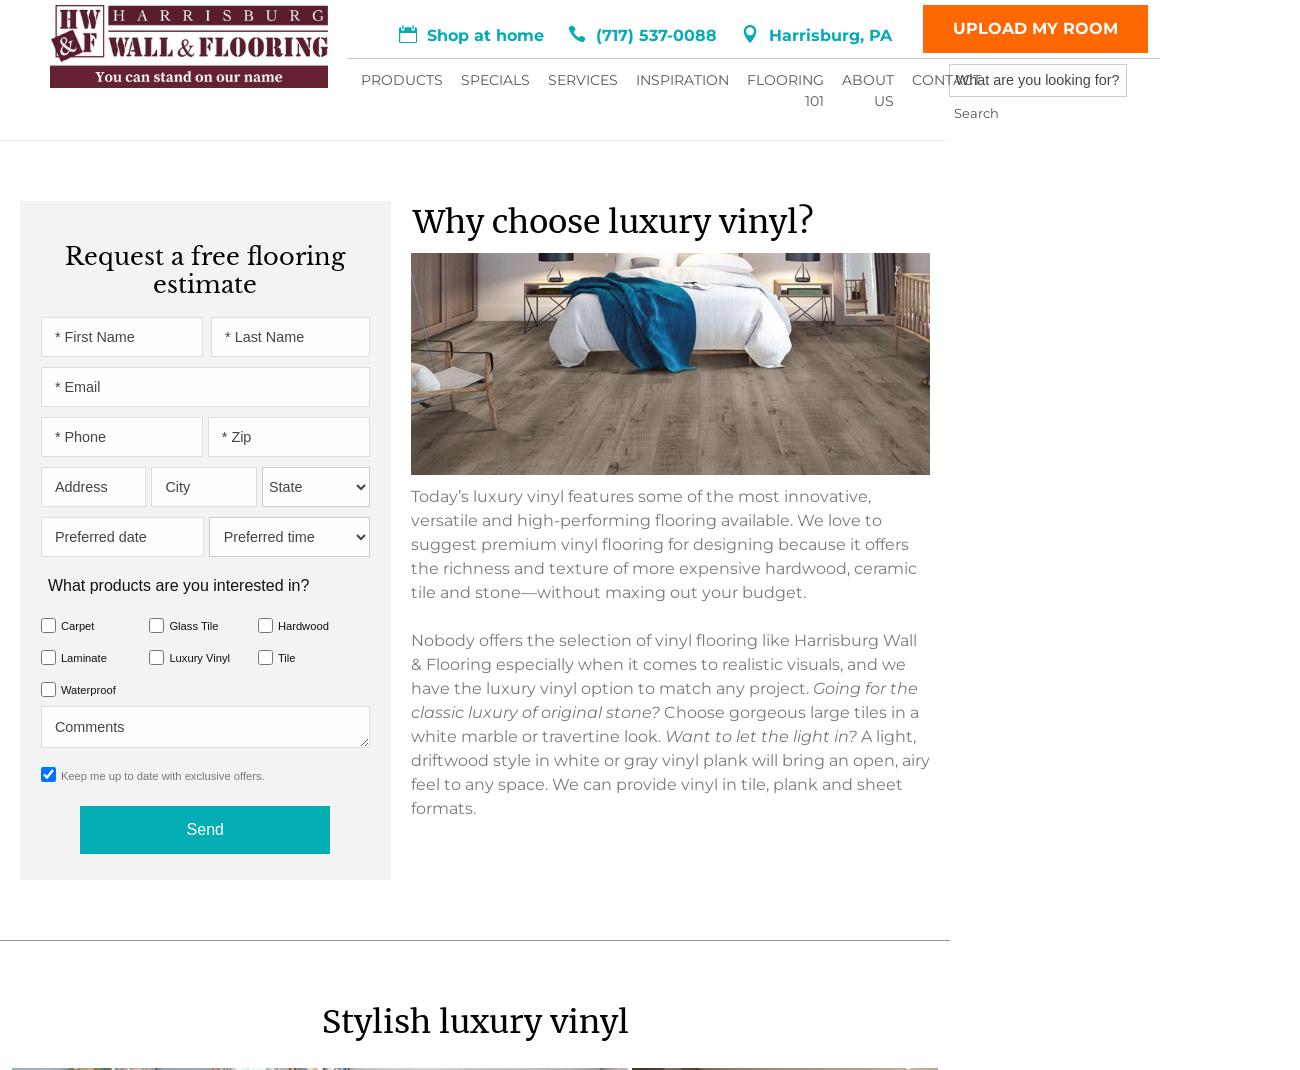 The width and height of the screenshot is (1300, 1070). Describe the element at coordinates (350, 421) in the screenshot. I see `'There are many luxury vinyl patterns, styles and colors available and we invite you to'` at that location.